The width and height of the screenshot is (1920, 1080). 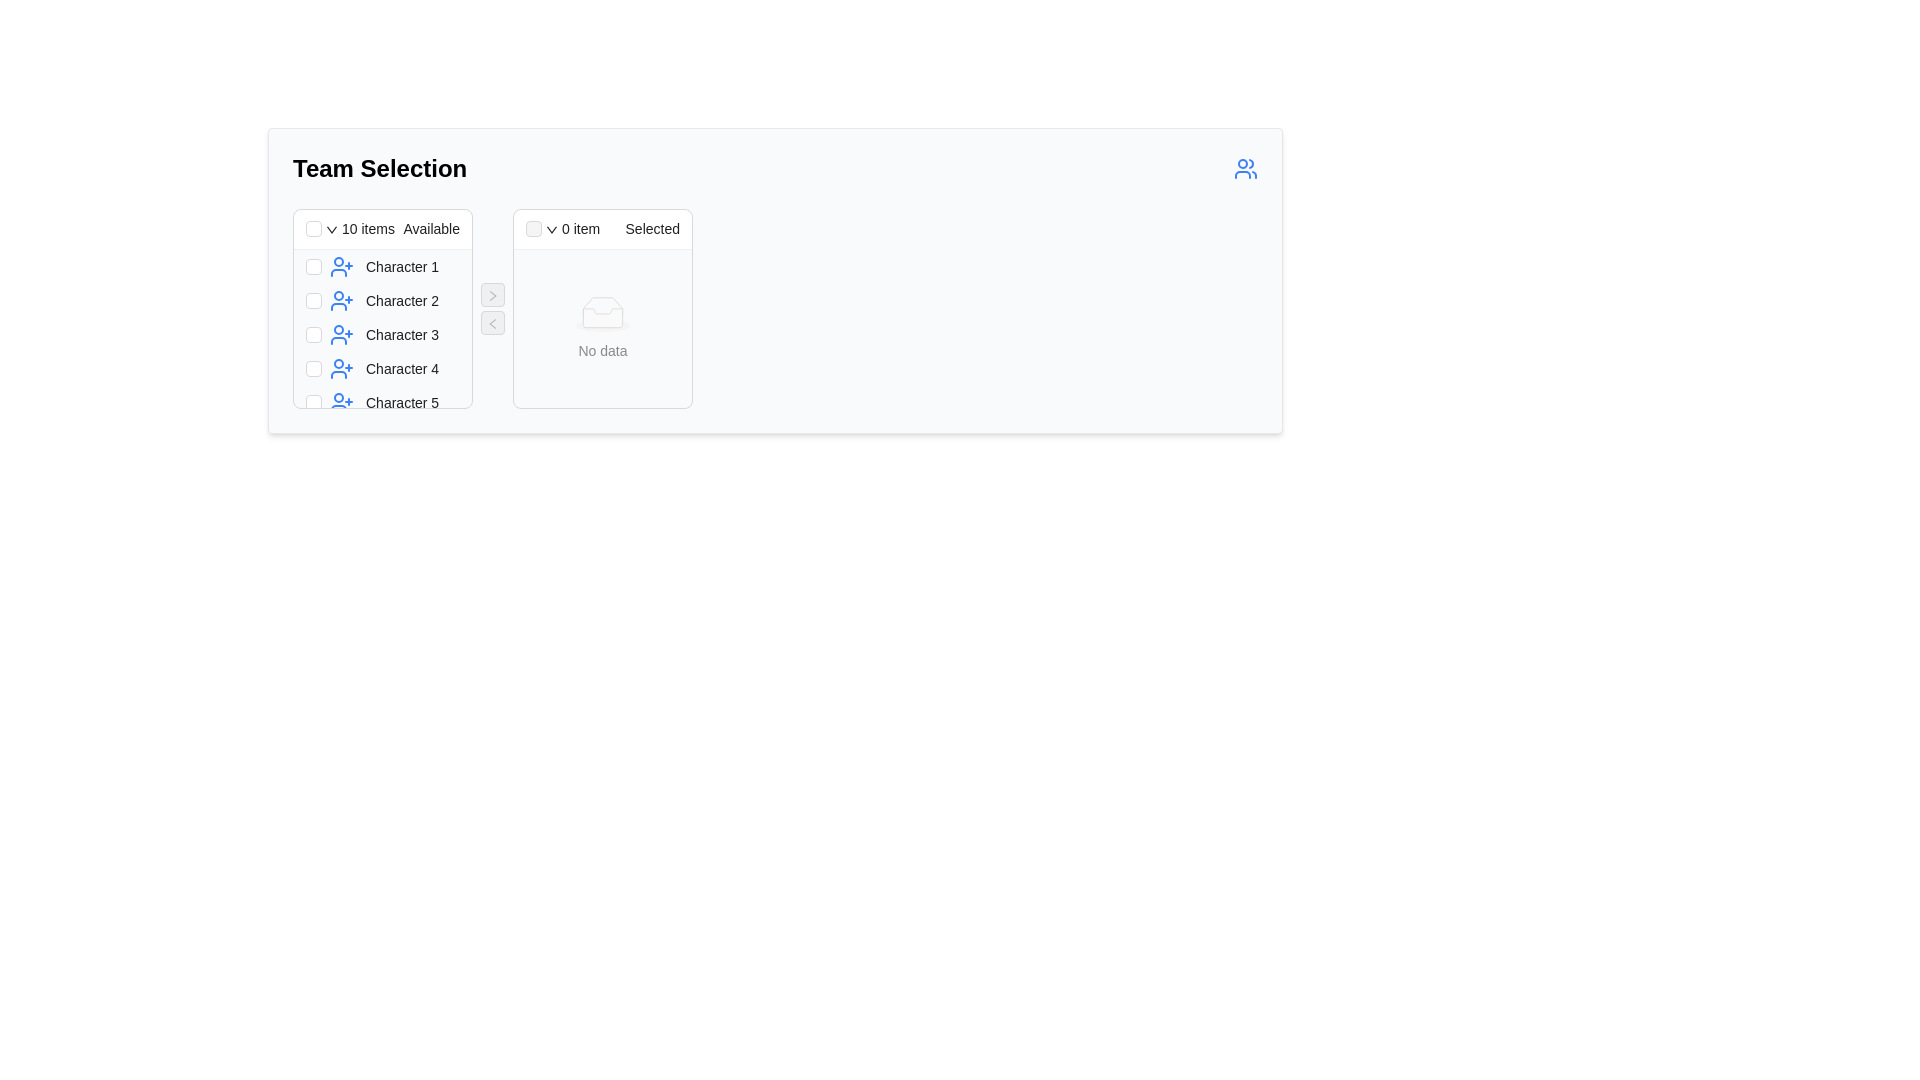 What do you see at coordinates (1245, 168) in the screenshot?
I see `the small graphical icon depicting a group of people, styled in a modern outline format with blue color highlights, located on the far right side of the header section labeled 'Team Selection'` at bounding box center [1245, 168].